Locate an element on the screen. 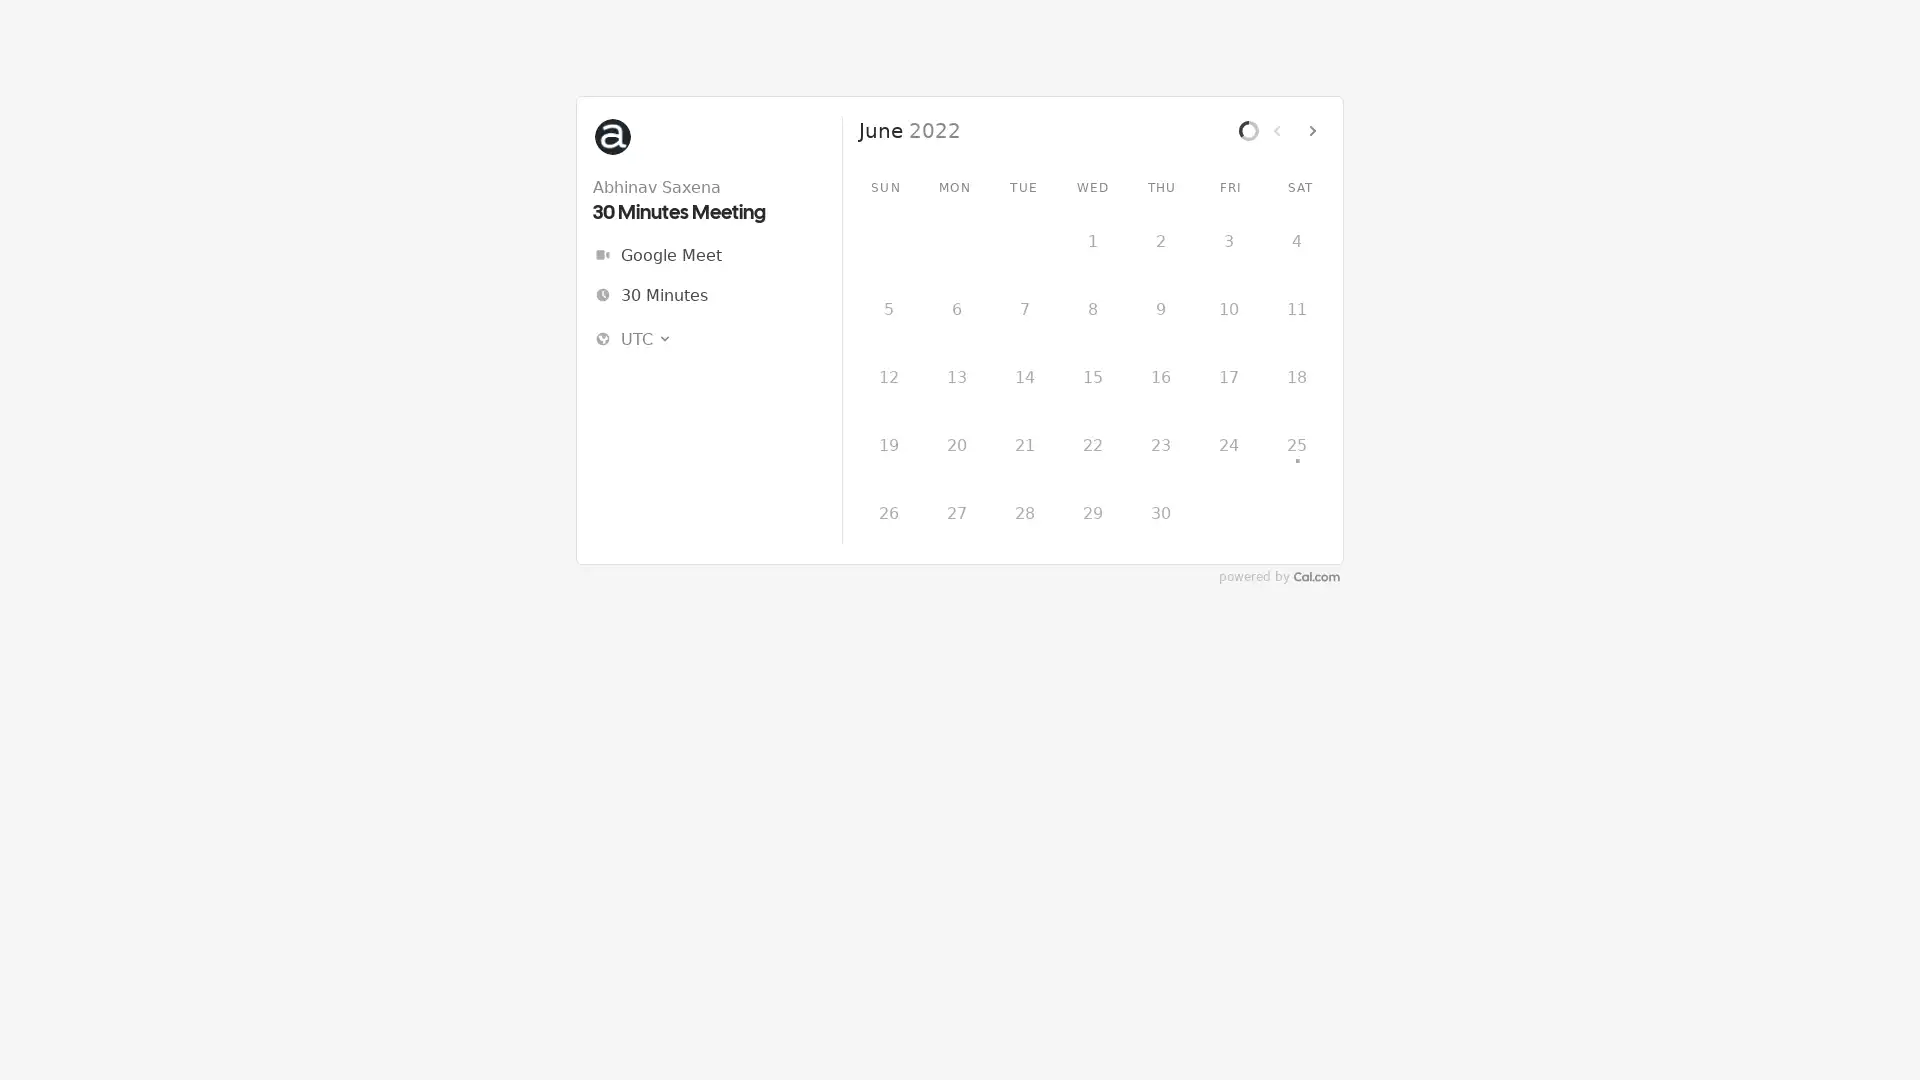  9 is located at coordinates (1161, 308).